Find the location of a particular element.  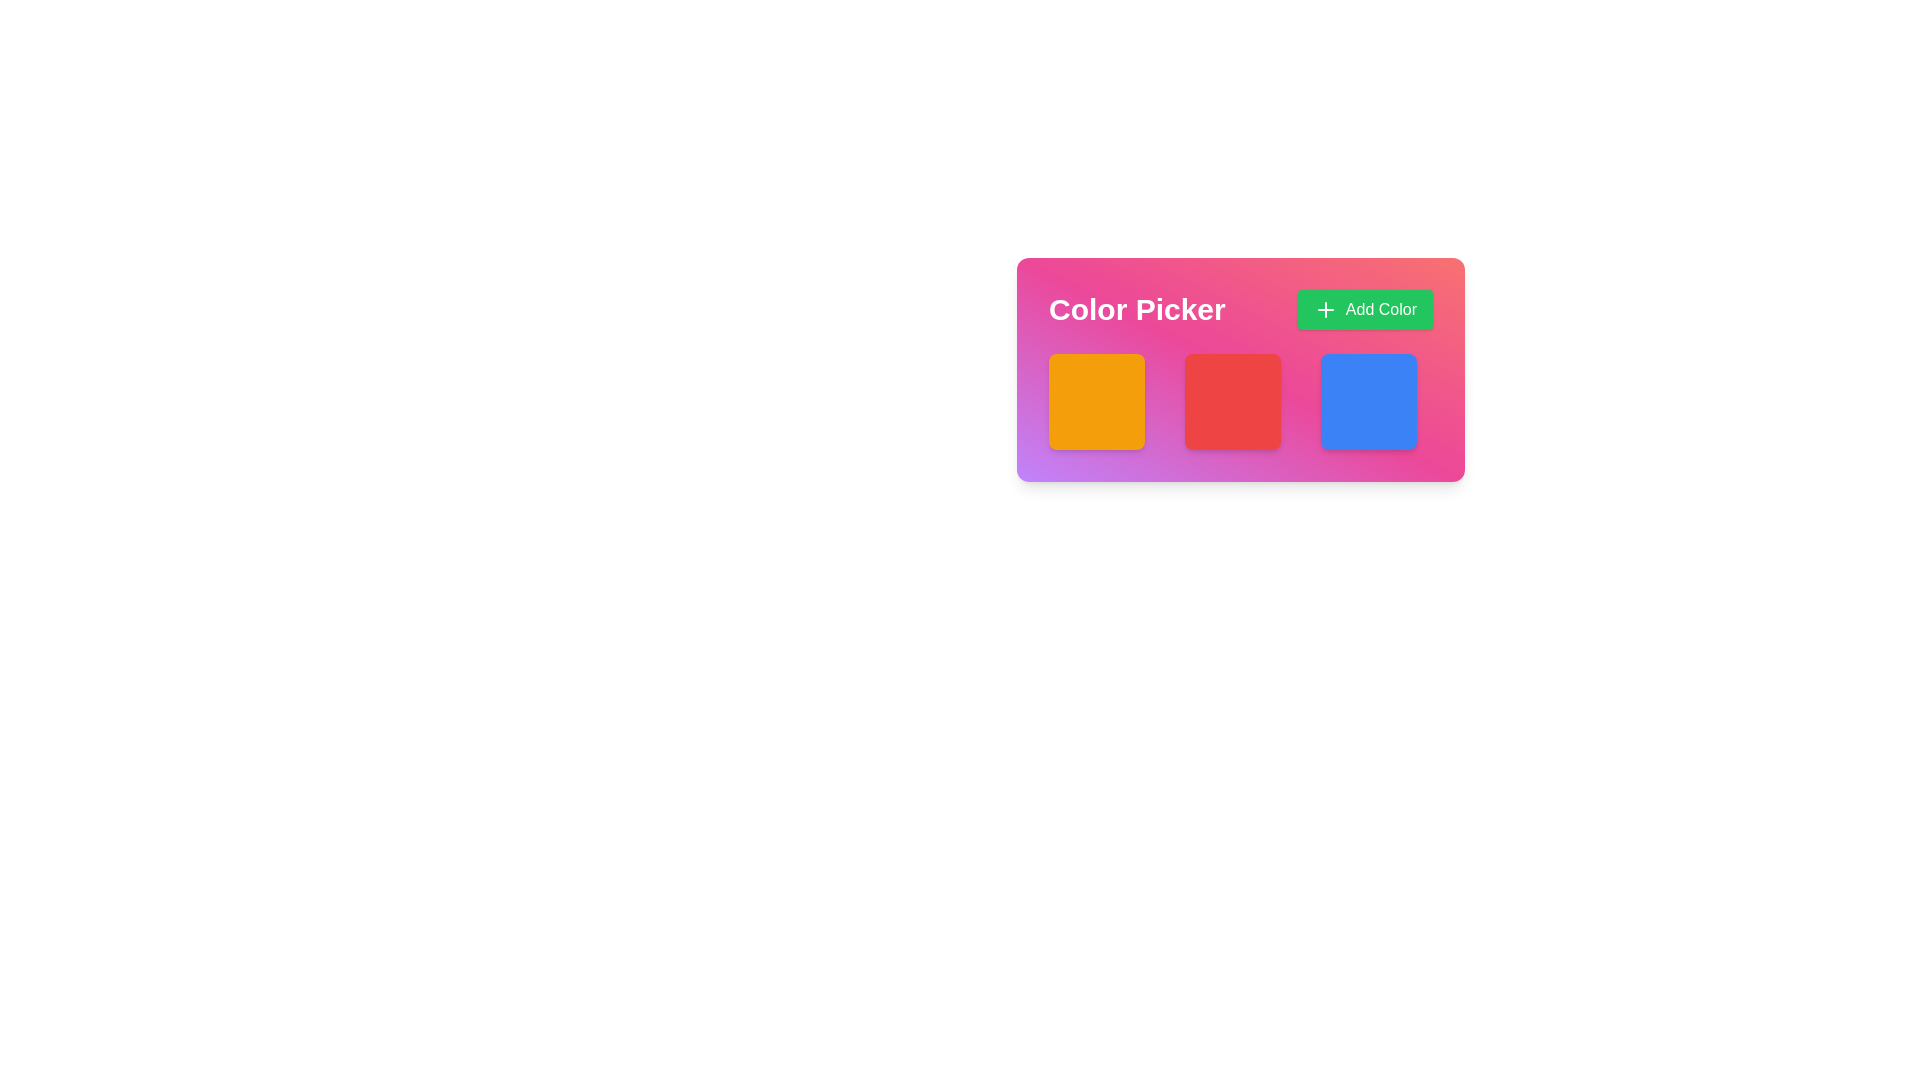

the small circular button with a red background and a white trash icon located in the top-right corner of the red square block in the 'Color Picker' interface is located at coordinates (1277, 371).